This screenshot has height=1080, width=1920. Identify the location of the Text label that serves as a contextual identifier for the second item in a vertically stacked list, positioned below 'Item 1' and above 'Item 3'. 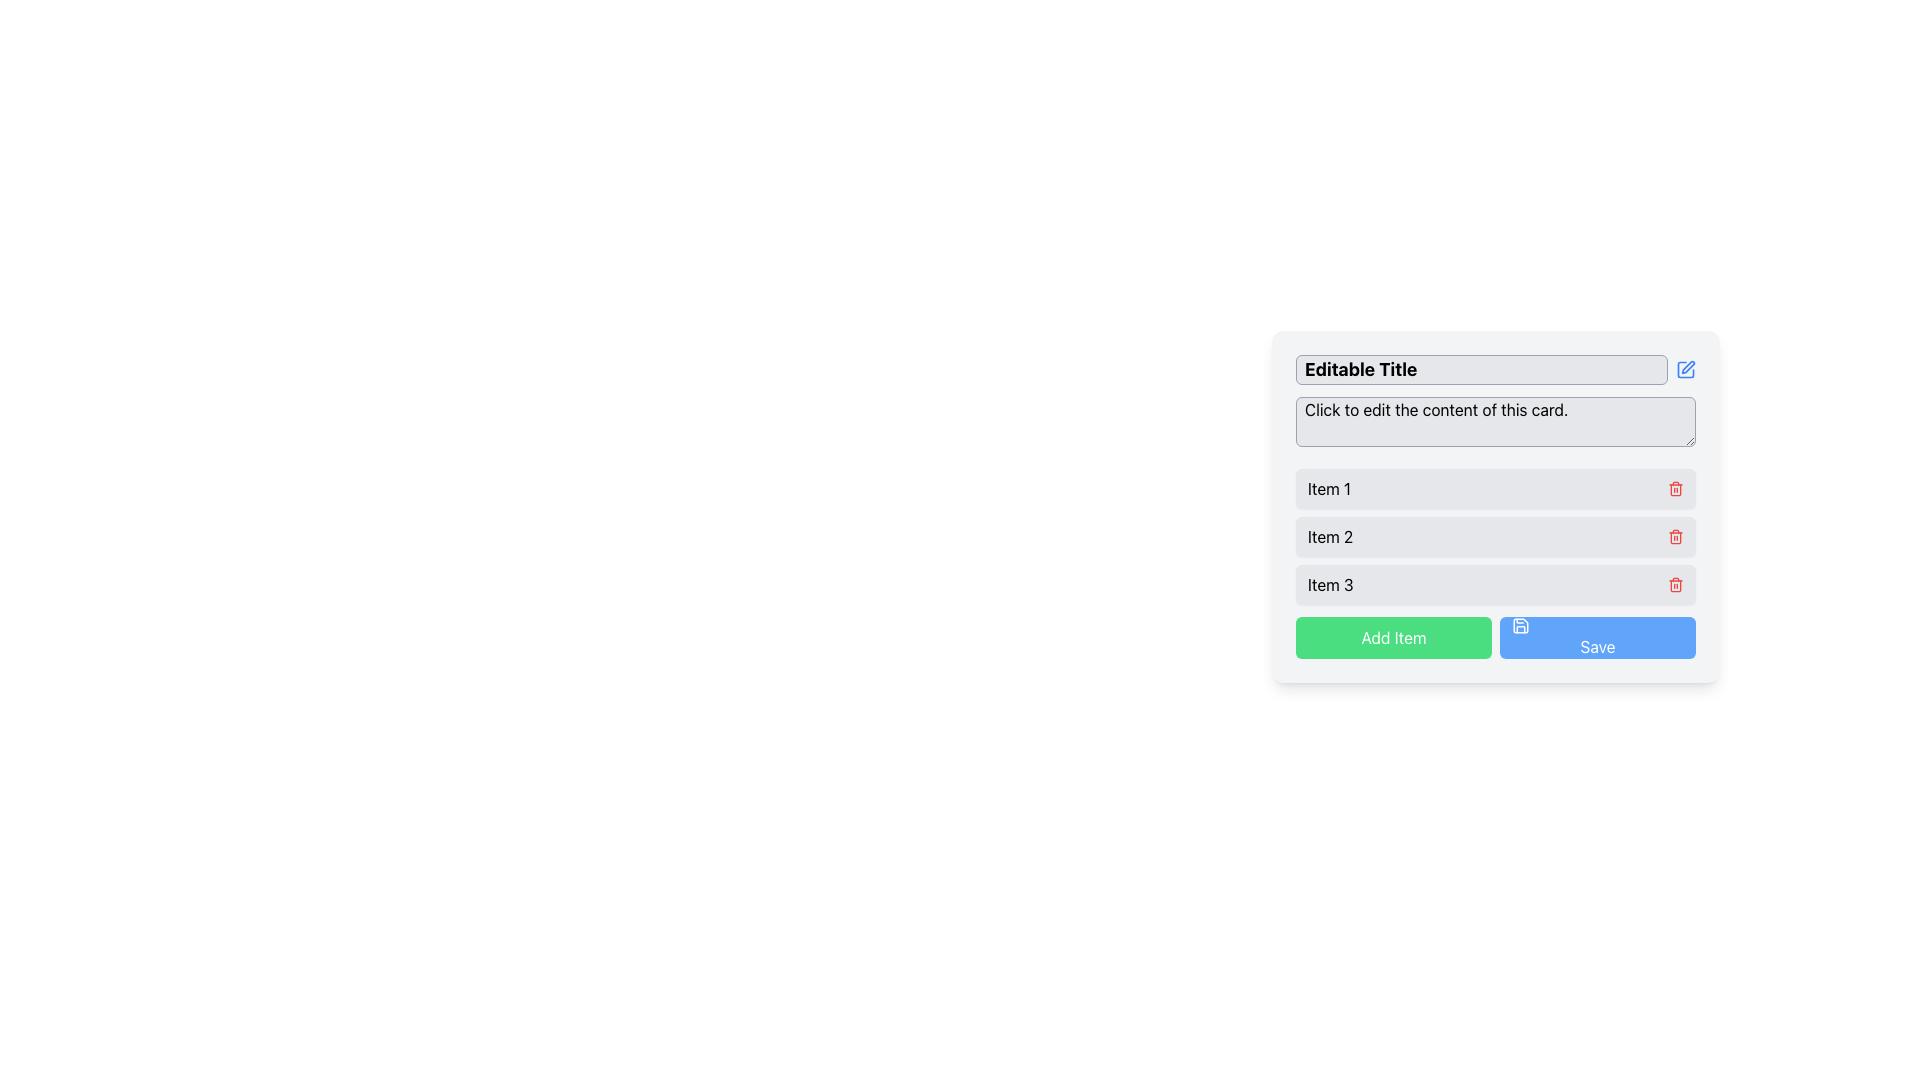
(1330, 535).